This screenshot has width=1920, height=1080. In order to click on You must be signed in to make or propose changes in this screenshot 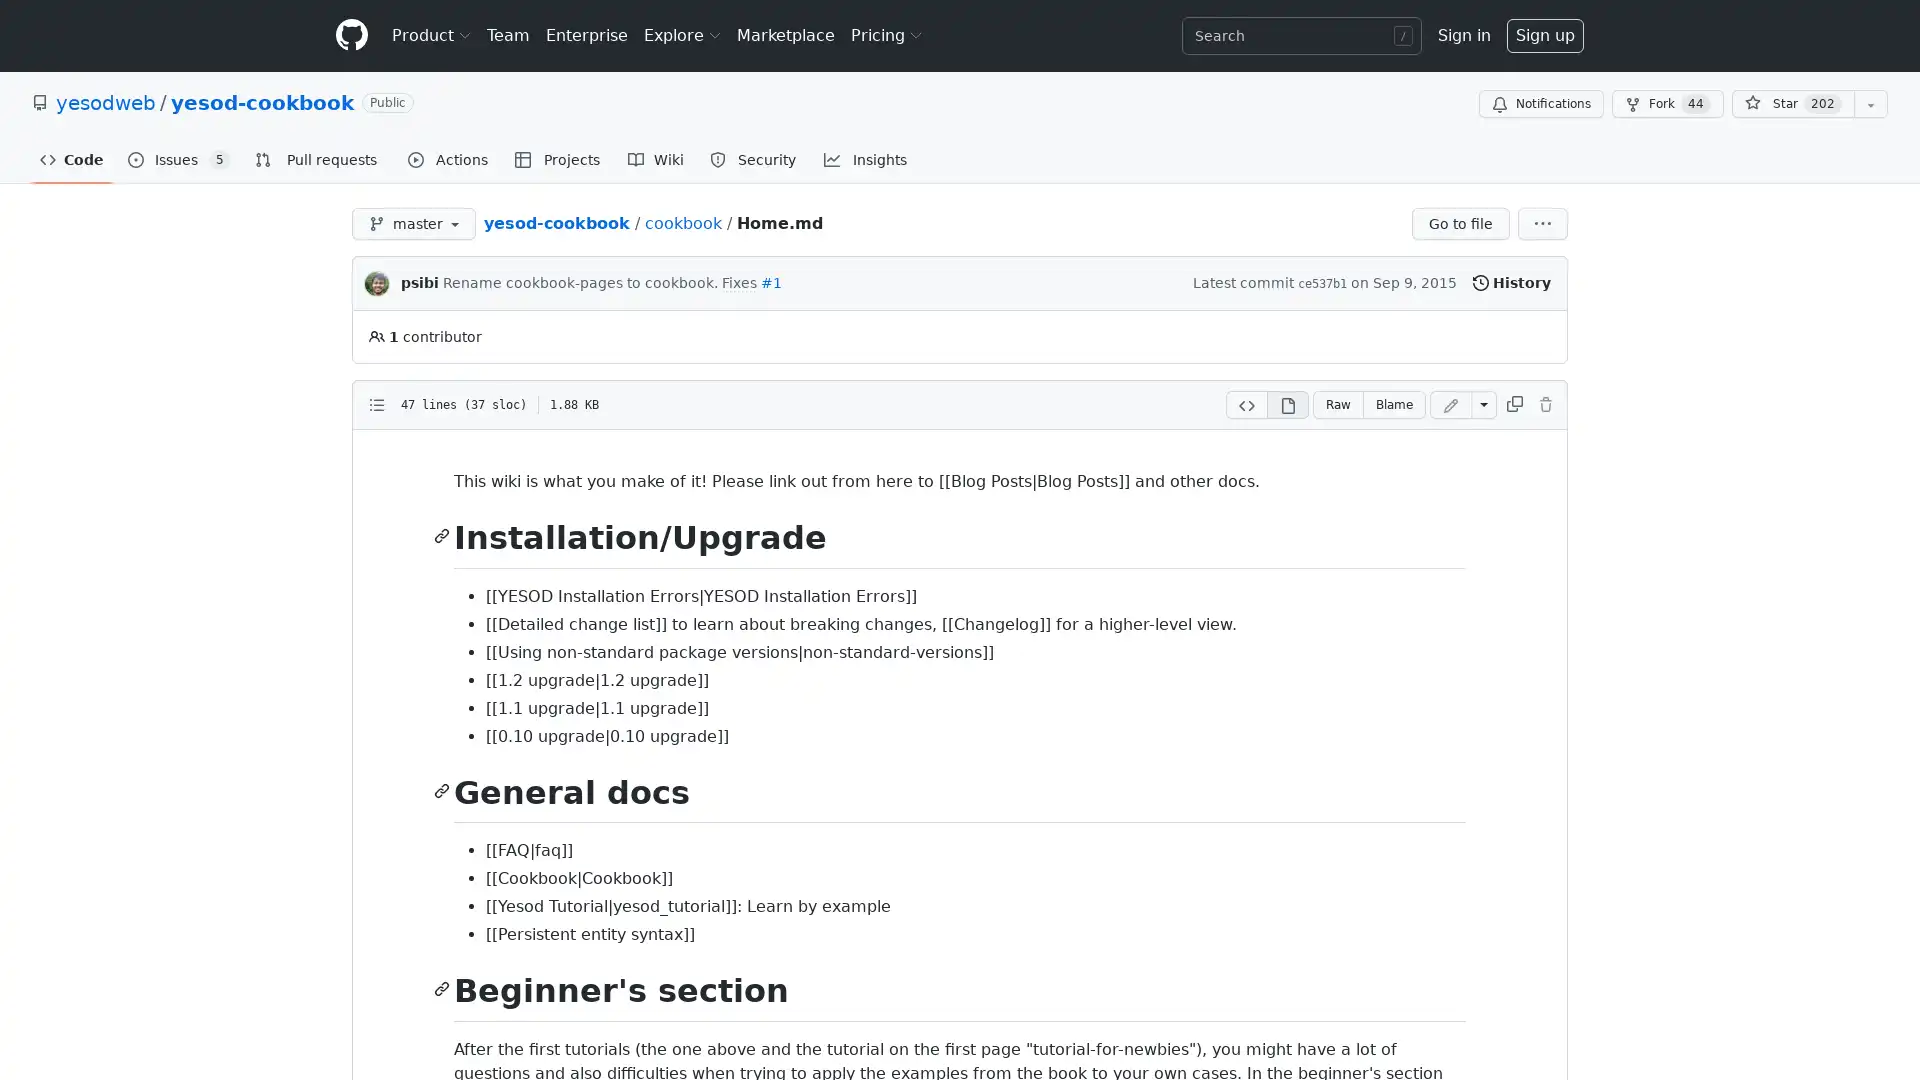, I will do `click(1450, 405)`.